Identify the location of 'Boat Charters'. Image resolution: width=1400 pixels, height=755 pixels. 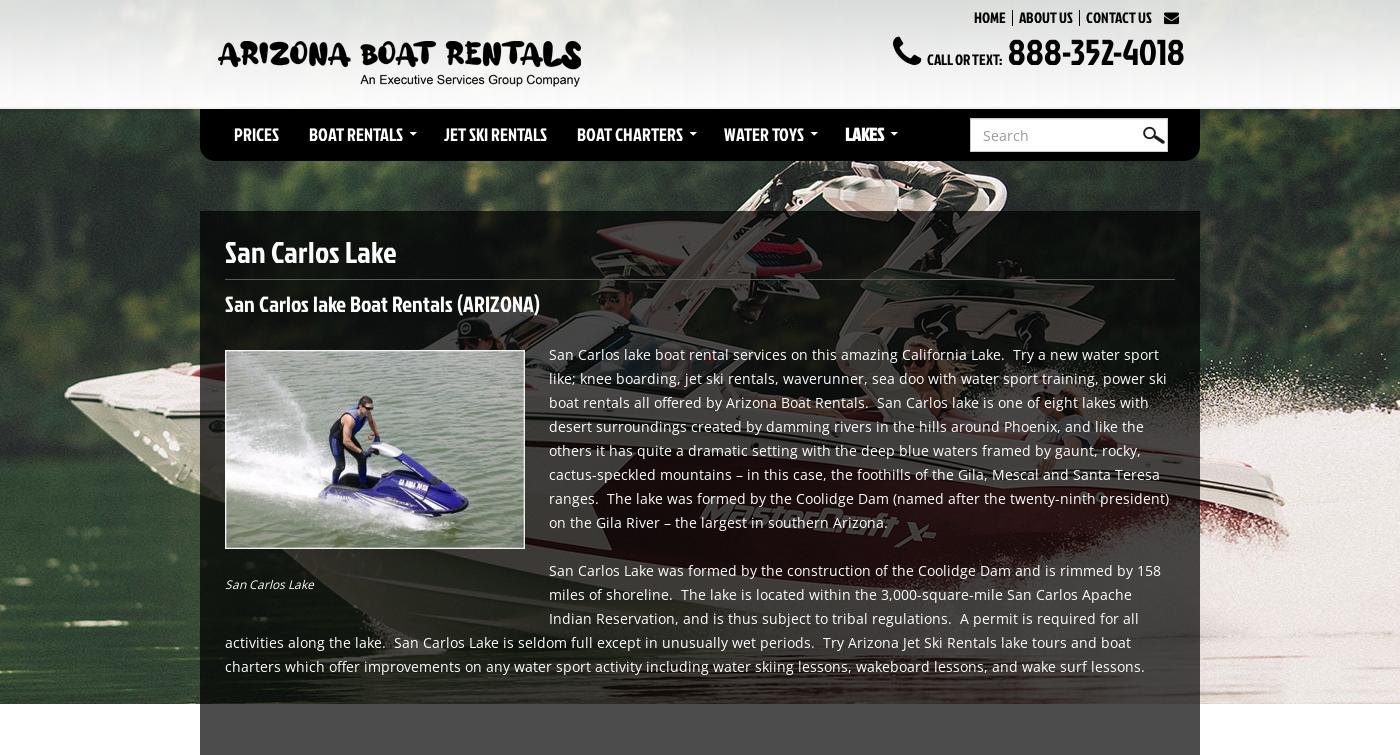
(630, 134).